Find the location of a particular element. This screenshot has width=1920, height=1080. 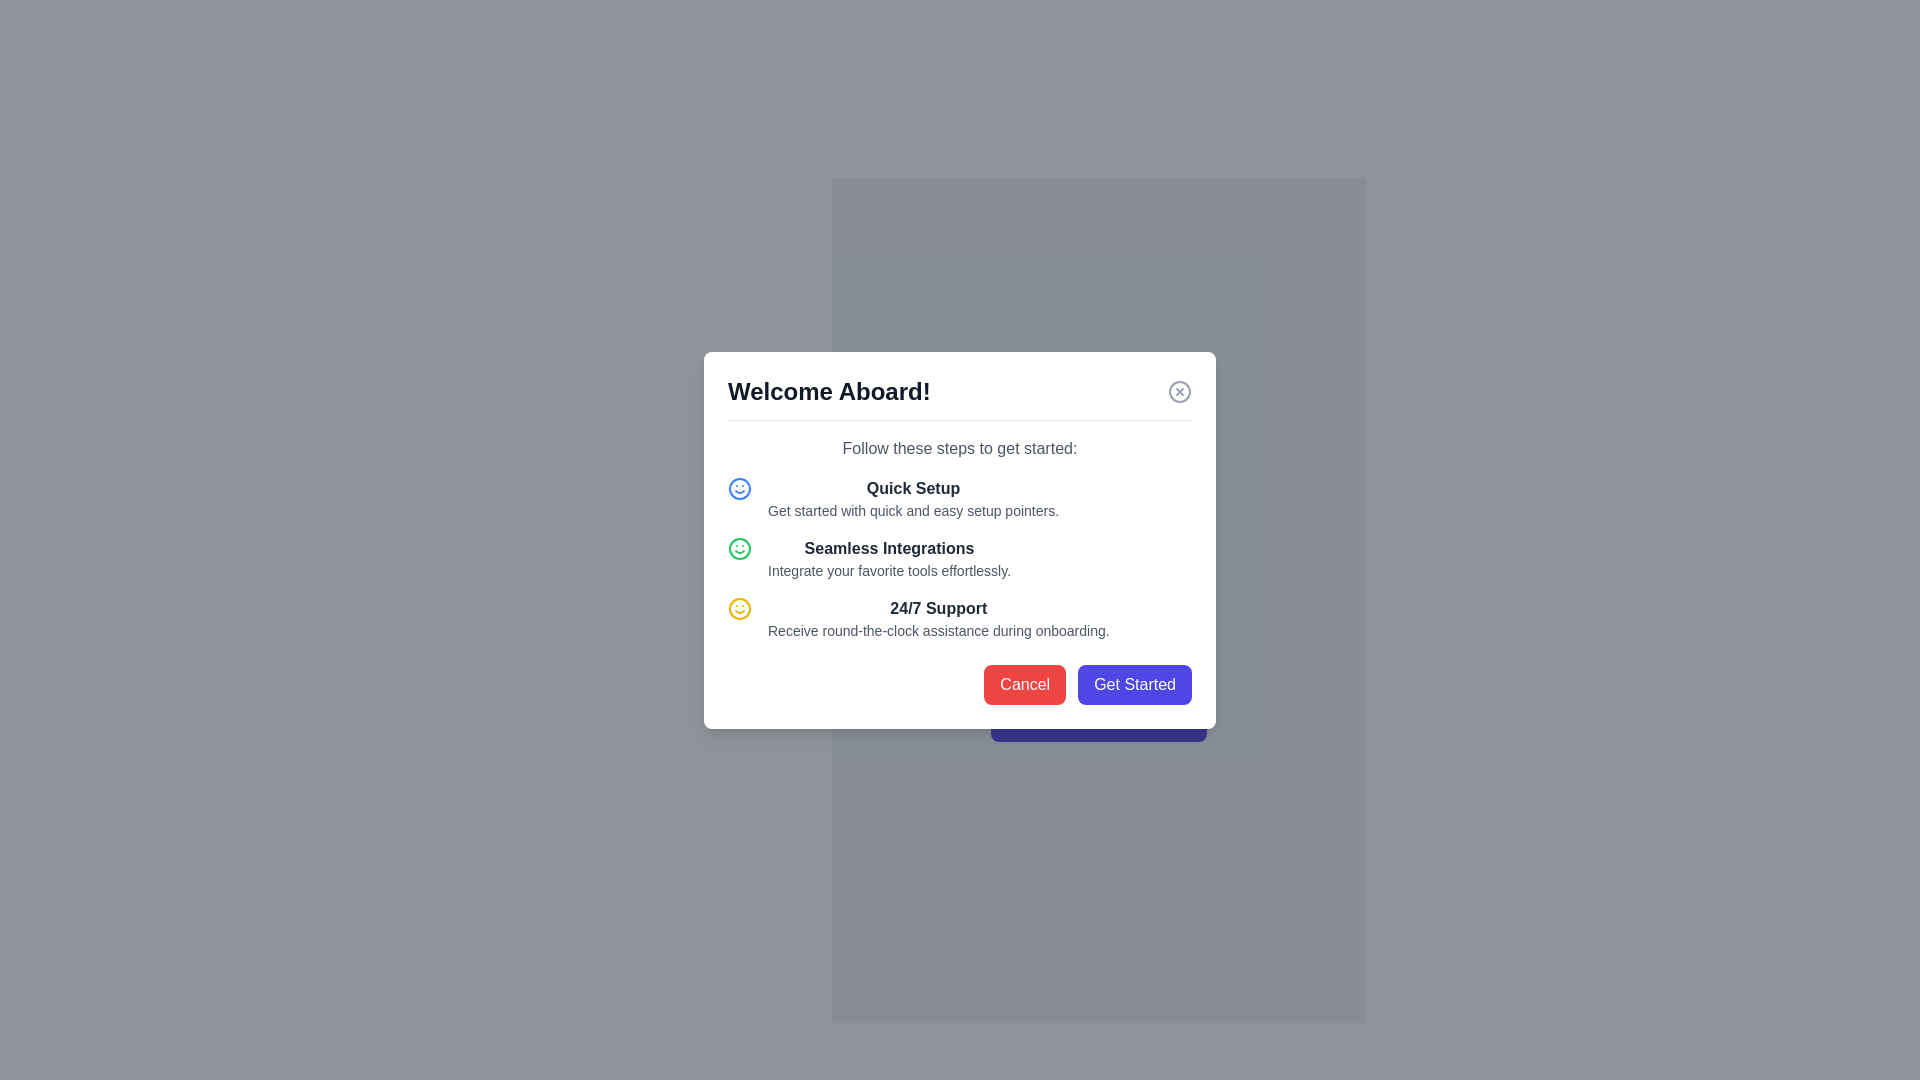

the smiling face icon SVG element located to the left of the '24/7 Support' text for information is located at coordinates (738, 607).